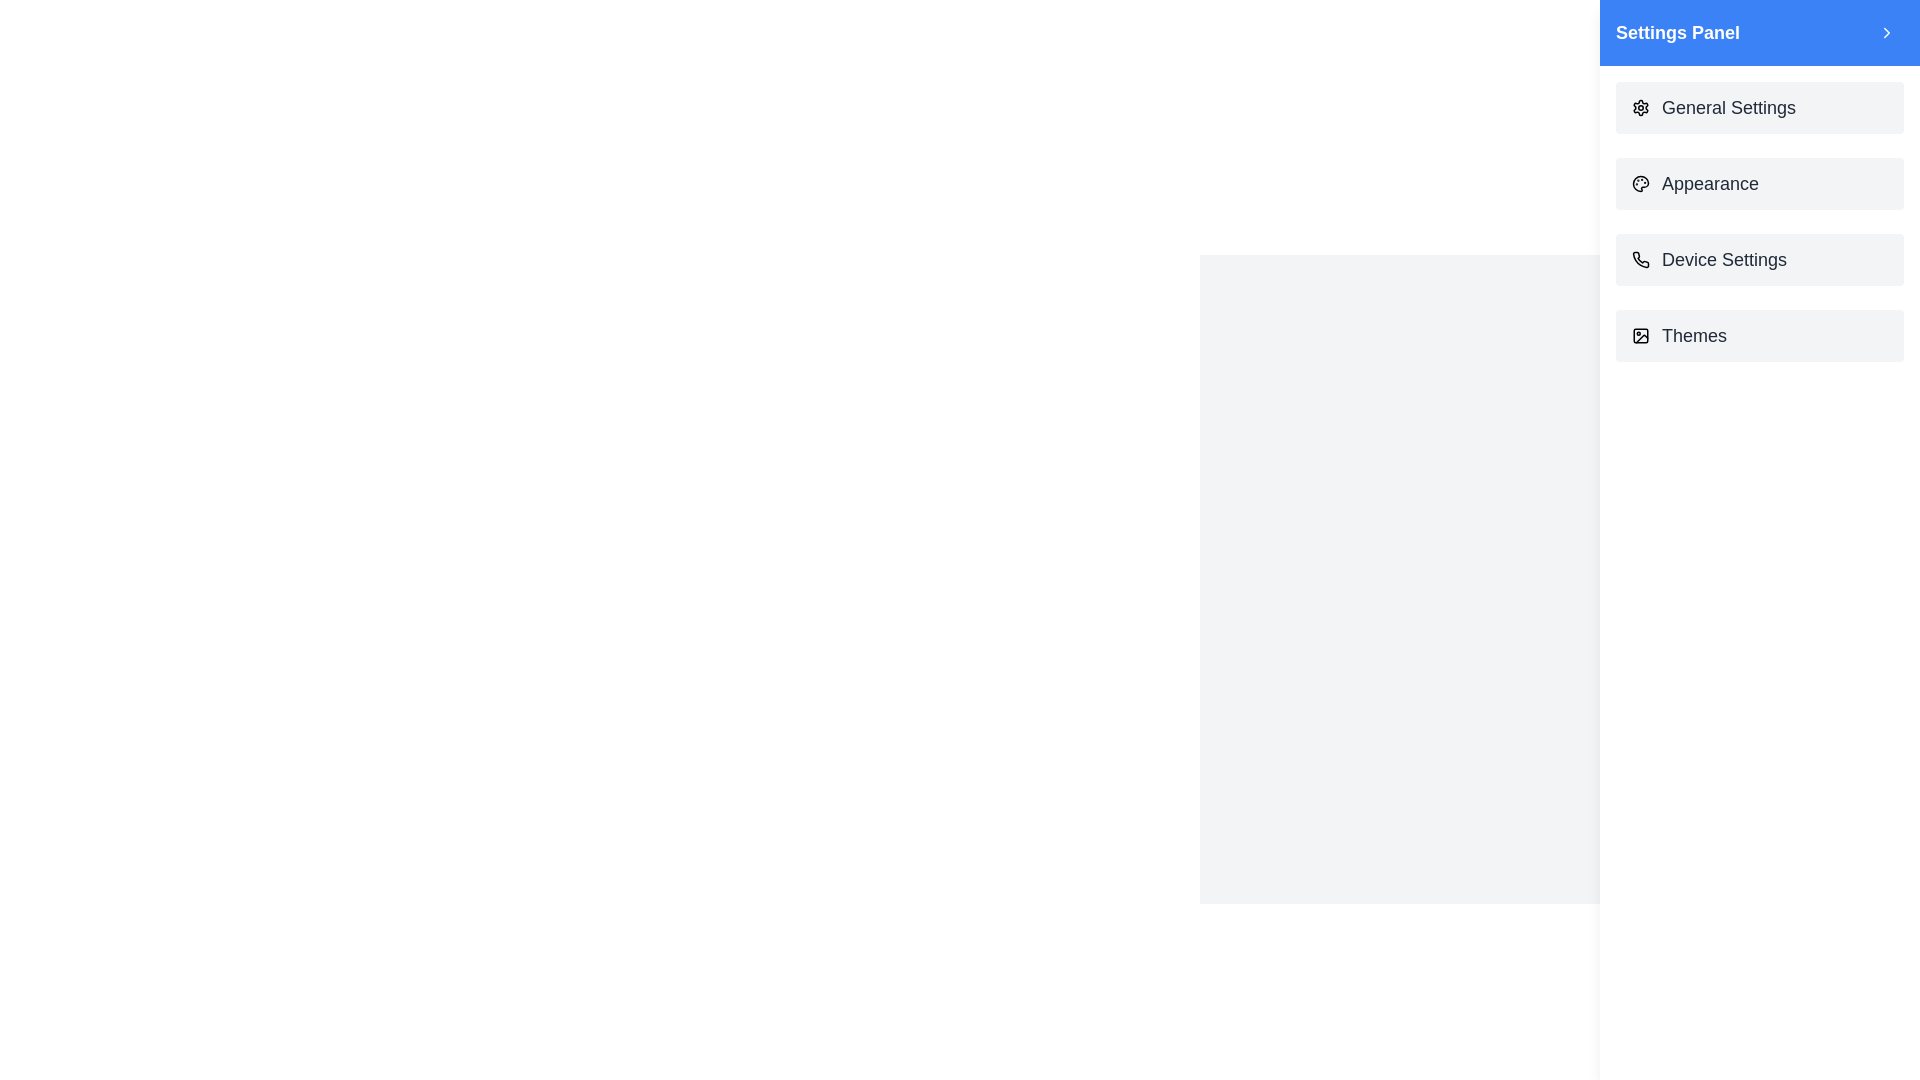 Image resolution: width=1920 pixels, height=1080 pixels. What do you see at coordinates (1678, 33) in the screenshot?
I see `the 'Settings Panel' text label located on the left-most side of the navigation bar to trigger tooltip or highlighting effects` at bounding box center [1678, 33].